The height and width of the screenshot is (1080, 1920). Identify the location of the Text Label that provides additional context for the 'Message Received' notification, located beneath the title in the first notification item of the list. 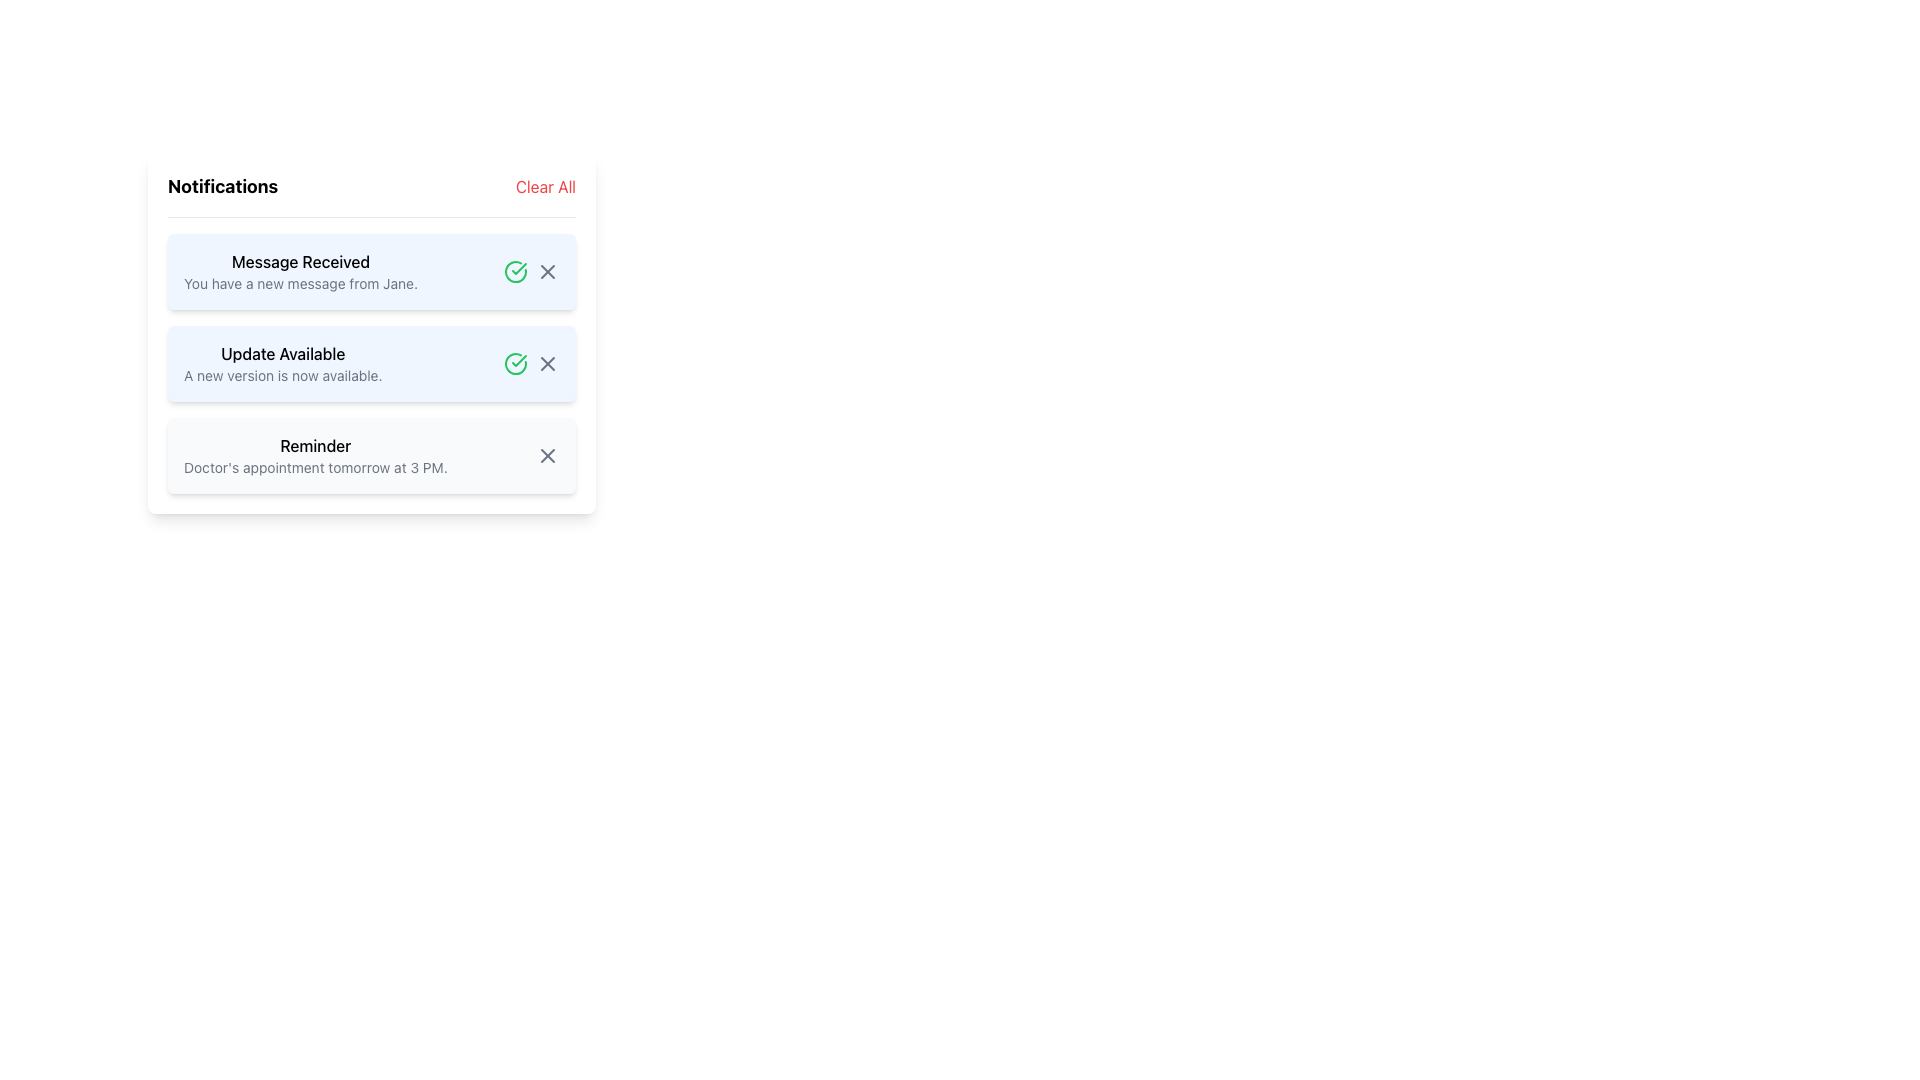
(300, 284).